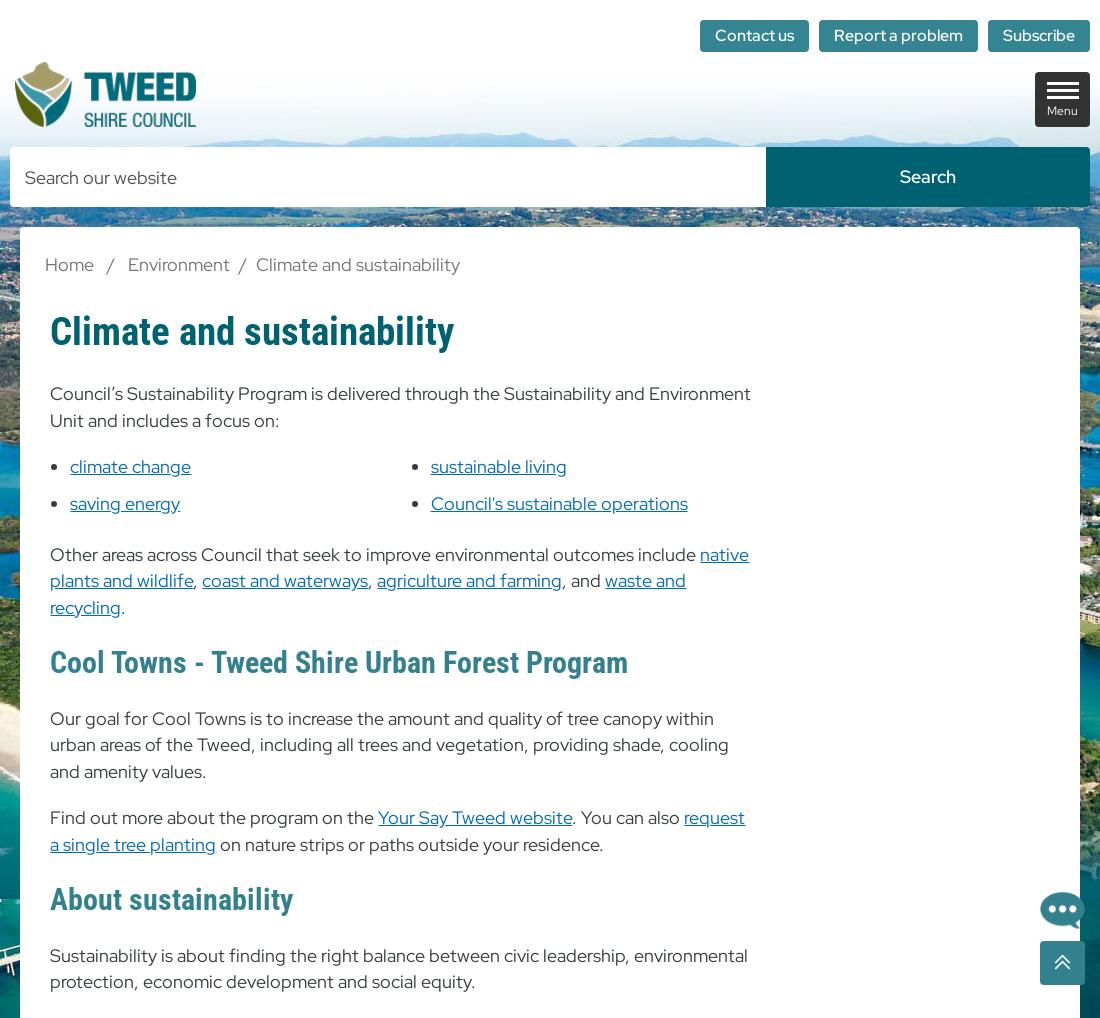  What do you see at coordinates (170, 899) in the screenshot?
I see `'About sustainability'` at bounding box center [170, 899].